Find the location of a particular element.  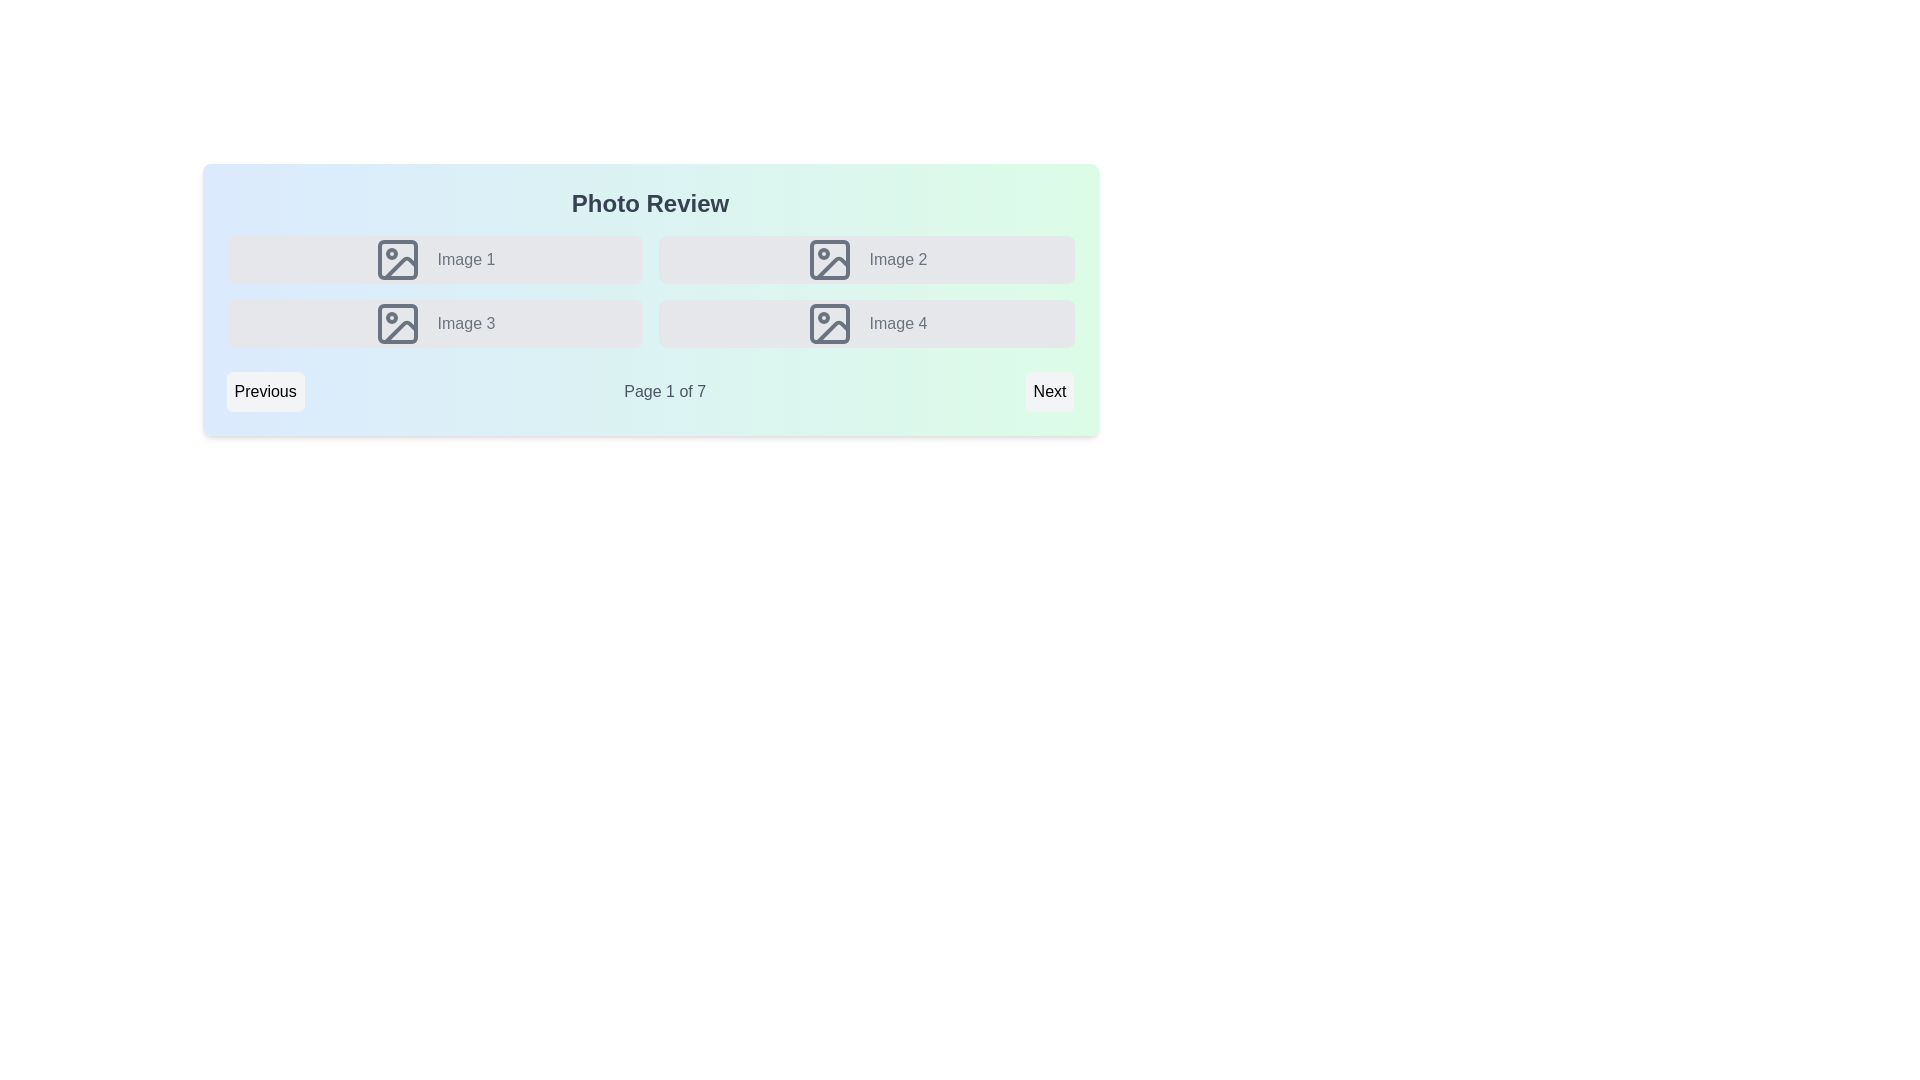

the image icon representing a landscape under the 'Photo Review' label in the second column of the layout grid is located at coordinates (829, 258).